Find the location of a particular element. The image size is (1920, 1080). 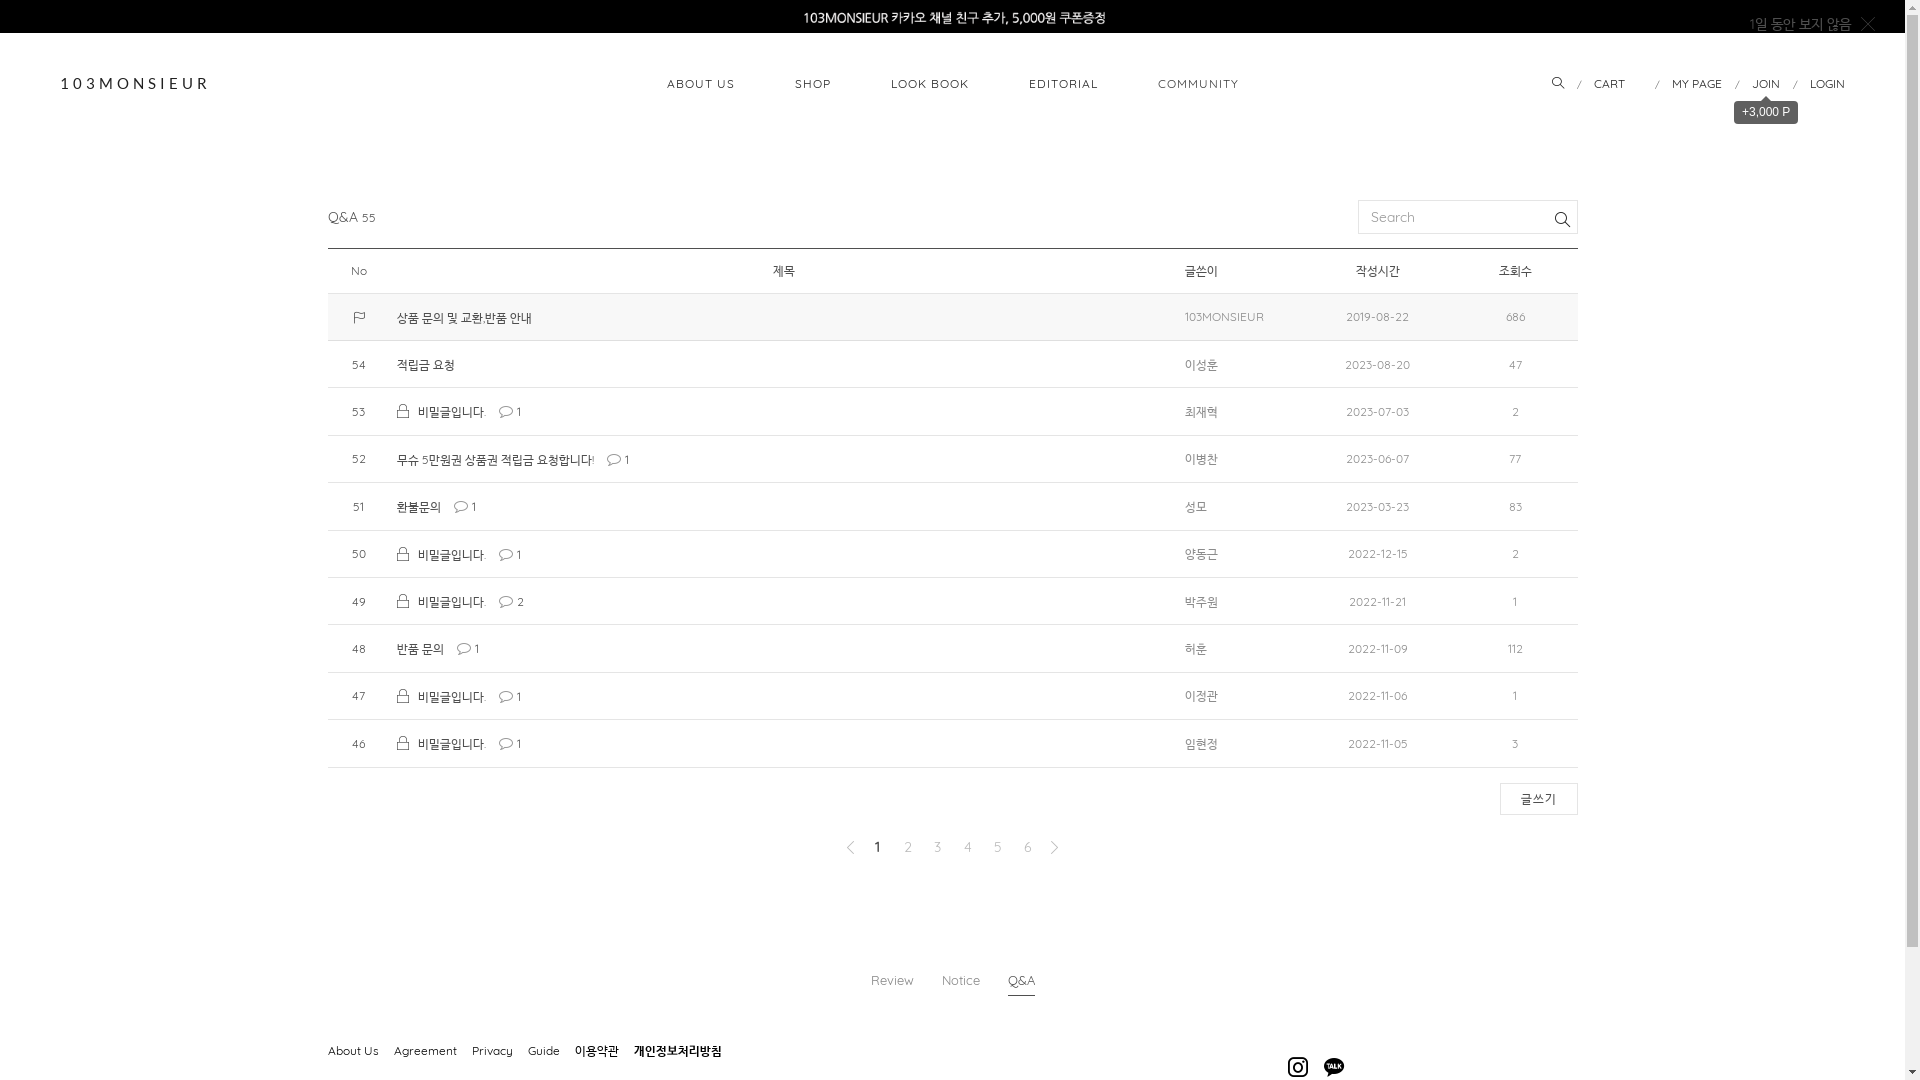

'Previous' is located at coordinates (849, 847).